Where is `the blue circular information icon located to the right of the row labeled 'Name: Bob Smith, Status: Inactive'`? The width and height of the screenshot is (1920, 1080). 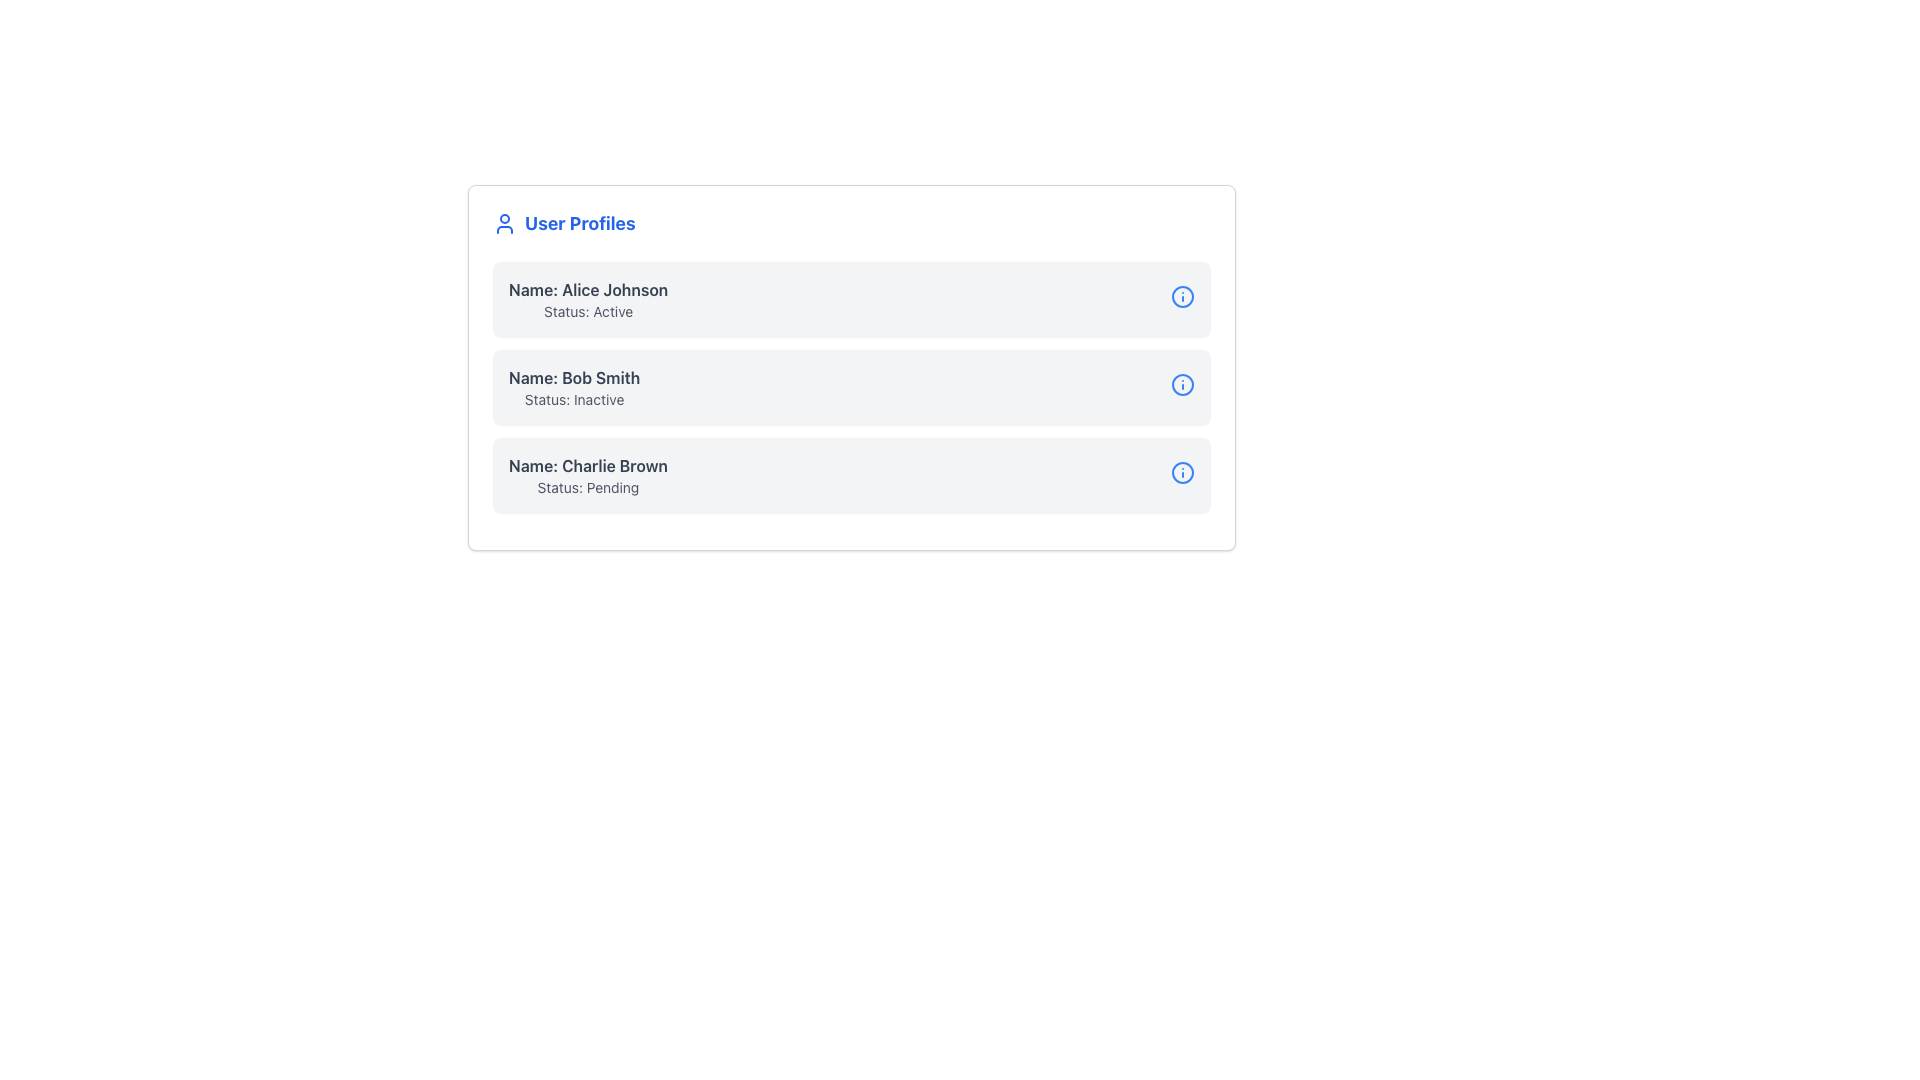 the blue circular information icon located to the right of the row labeled 'Name: Bob Smith, Status: Inactive' is located at coordinates (1182, 385).